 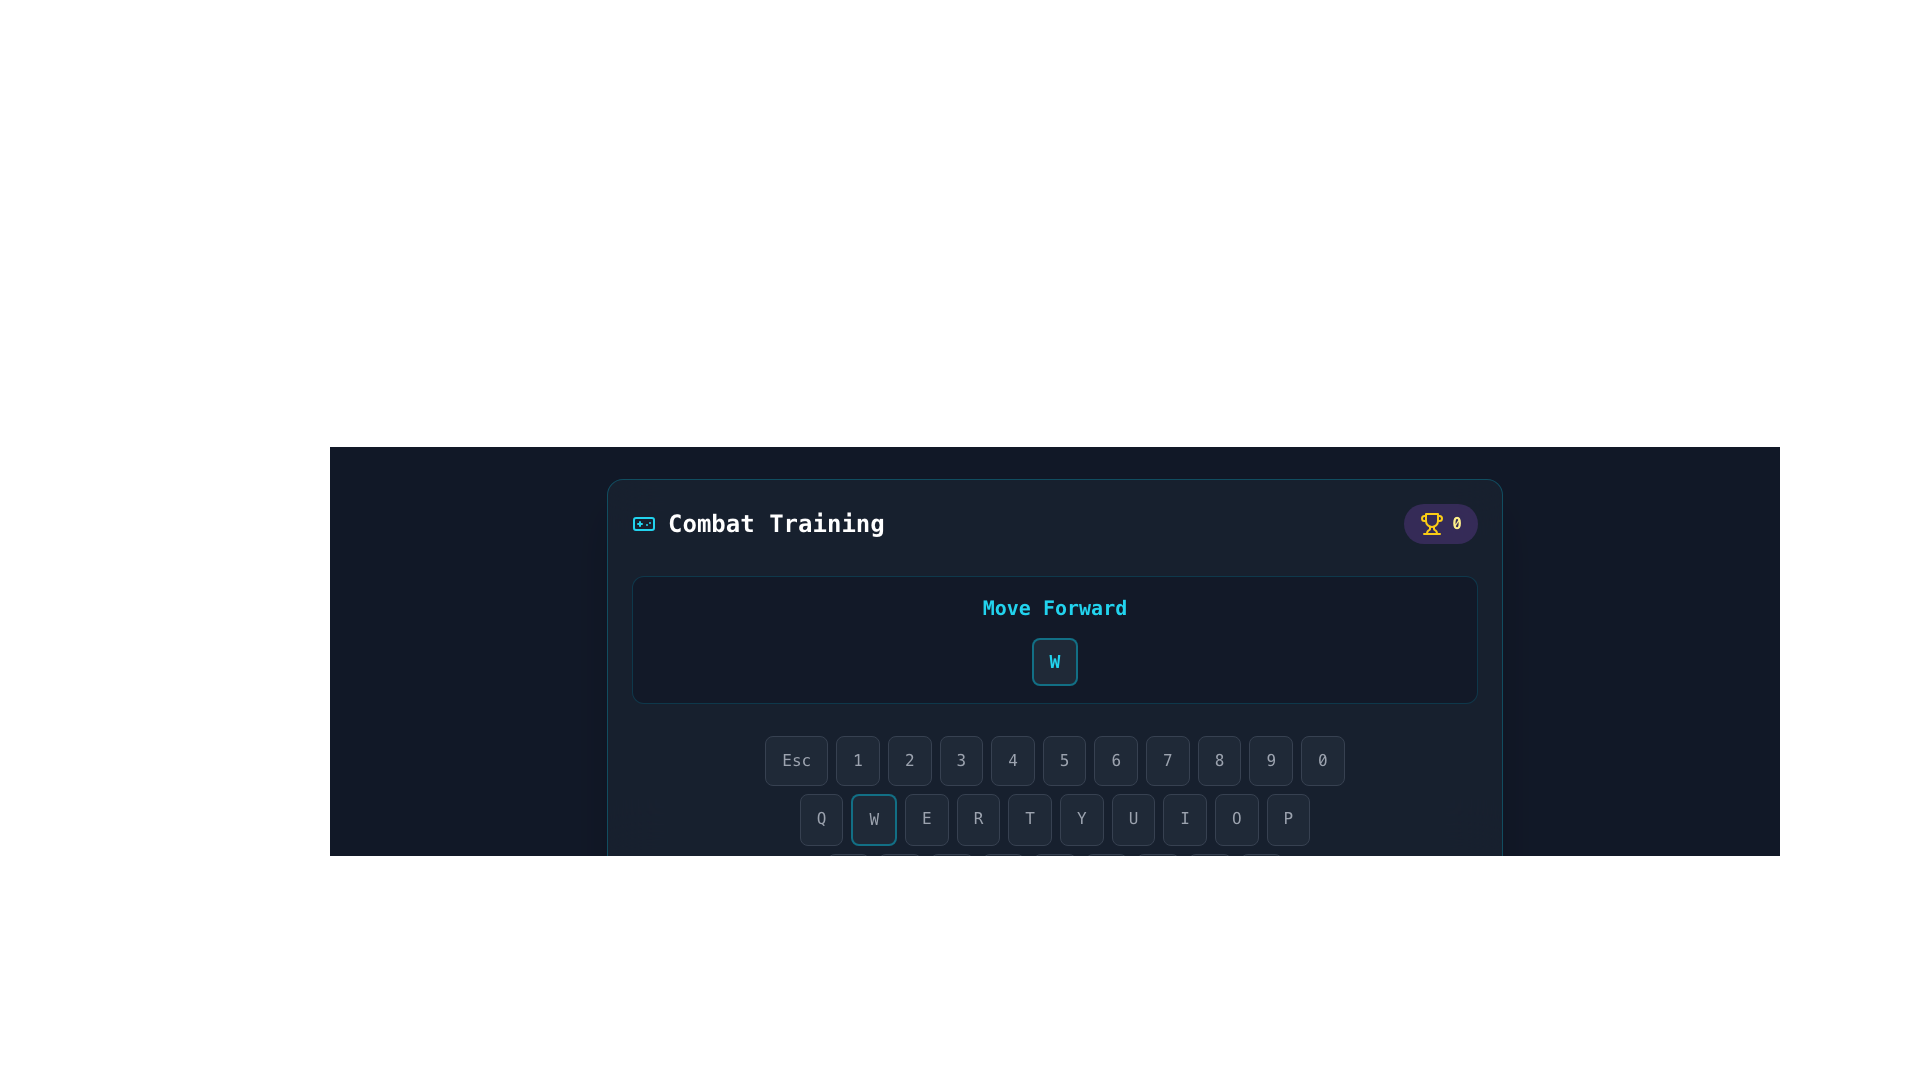 I want to click on the button representing the letter 'R' in the virtual keyboard, positioned horizontally between 'E' and 'T', so click(x=978, y=820).